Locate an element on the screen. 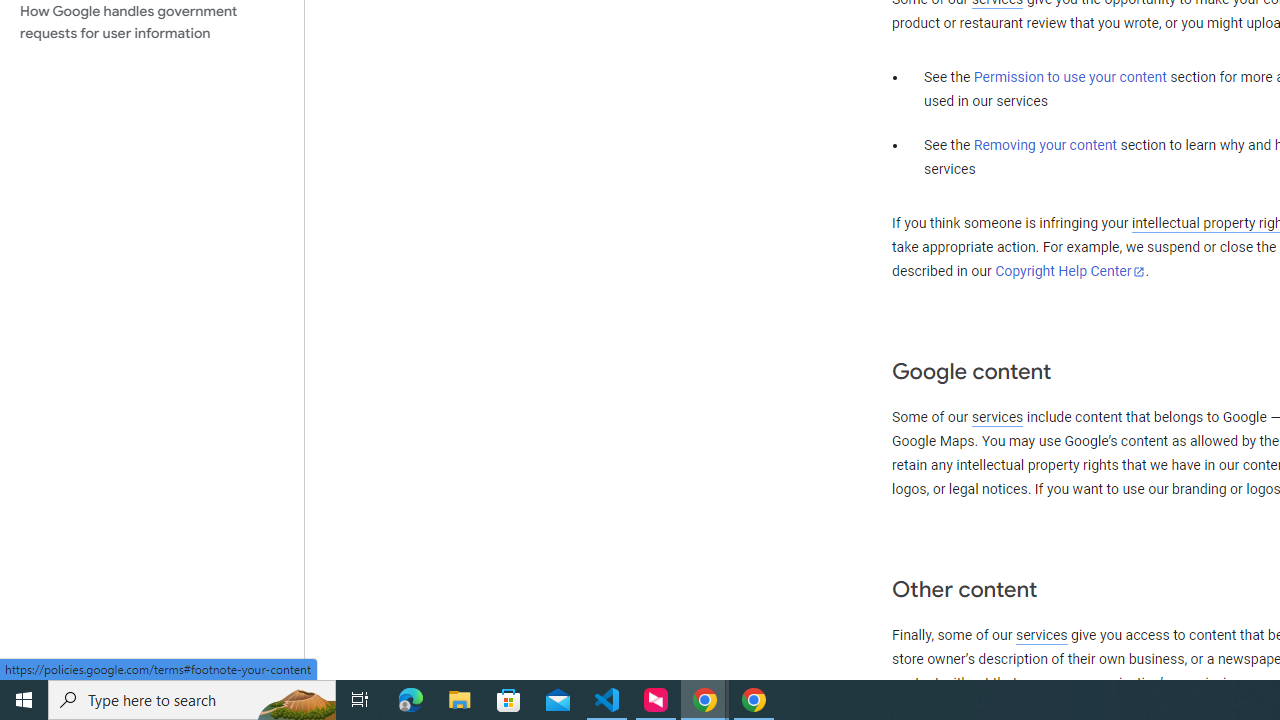  'Copyright Help Center' is located at coordinates (1069, 271).